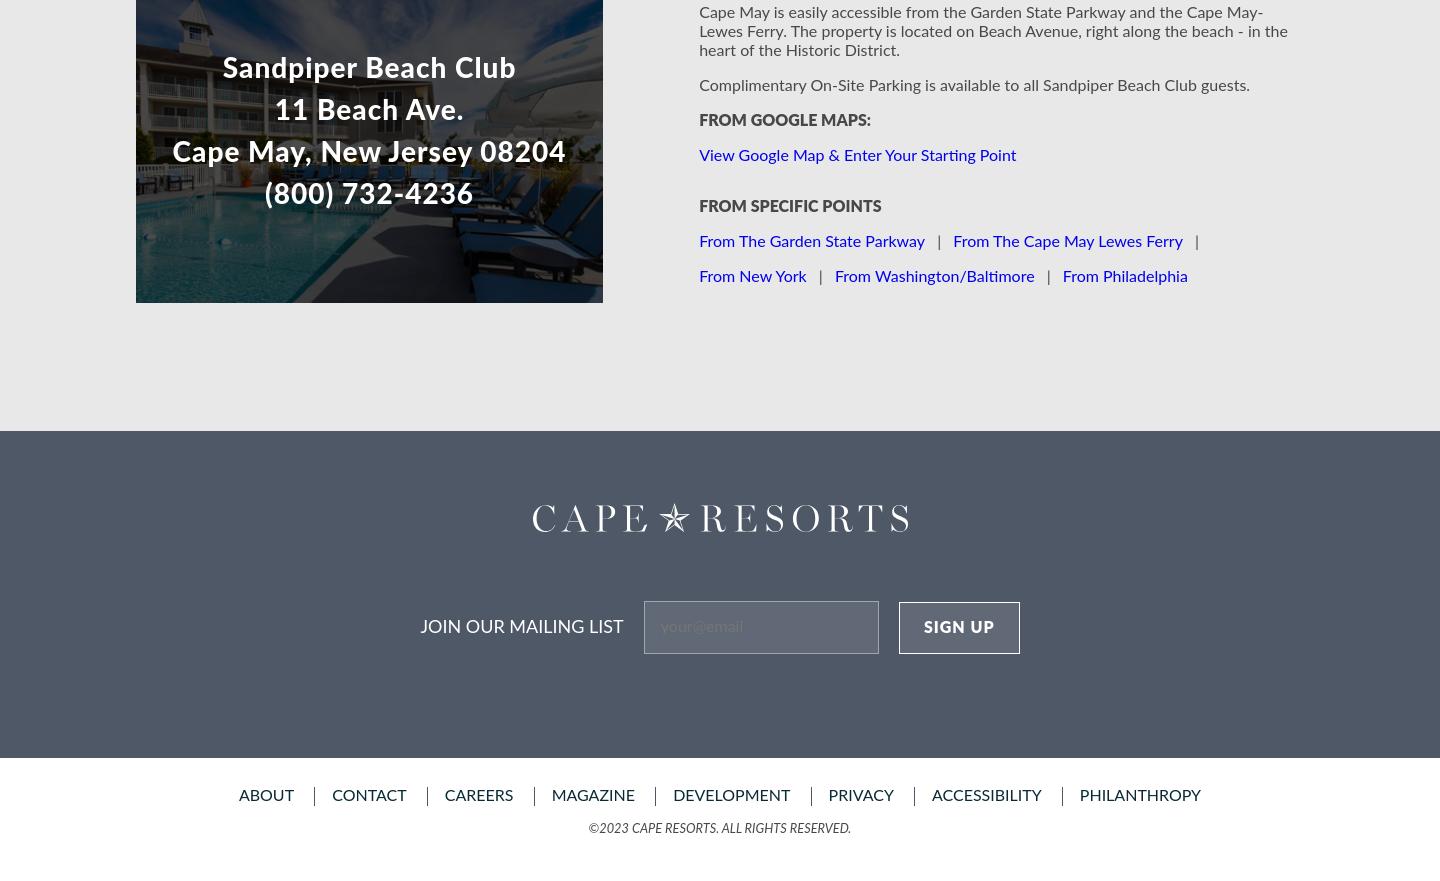  Describe the element at coordinates (984, 795) in the screenshot. I see `'accessibility'` at that location.